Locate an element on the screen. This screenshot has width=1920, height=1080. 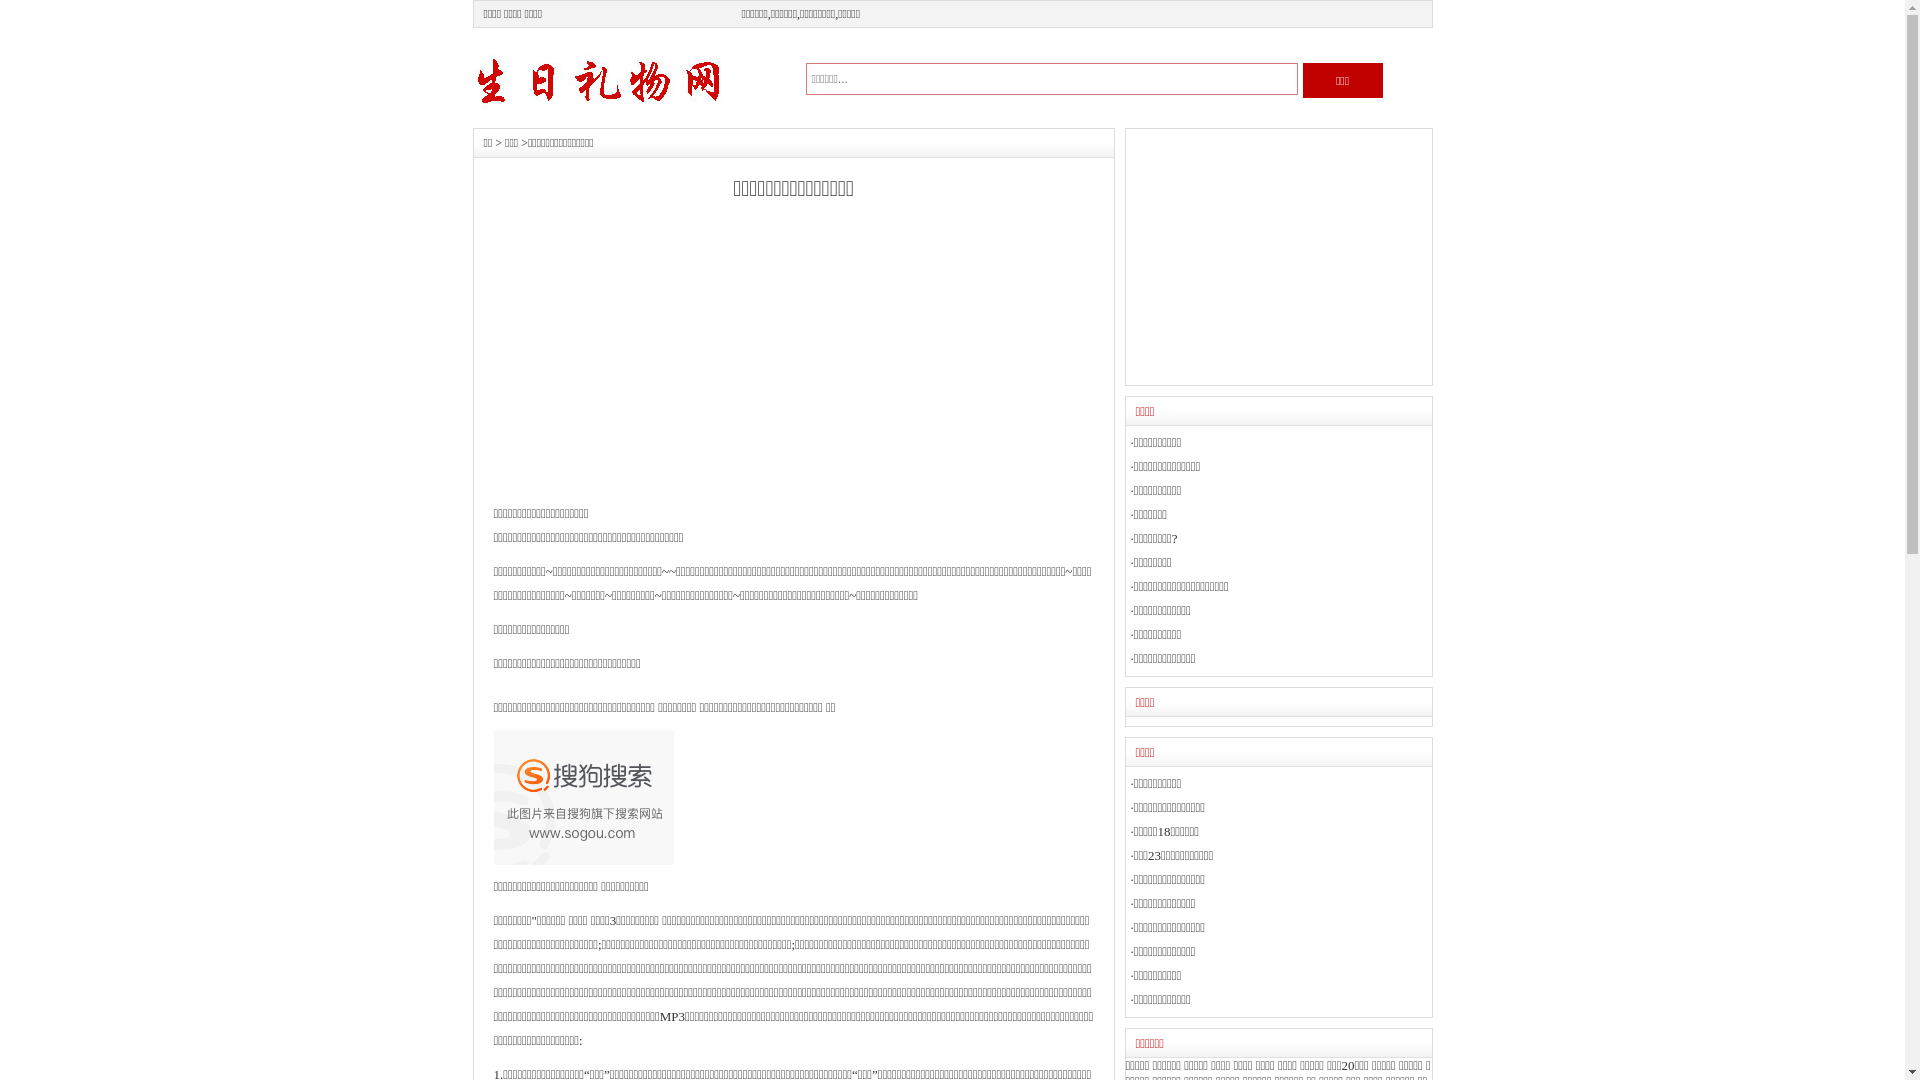
'Advertisement' is located at coordinates (662, 362).